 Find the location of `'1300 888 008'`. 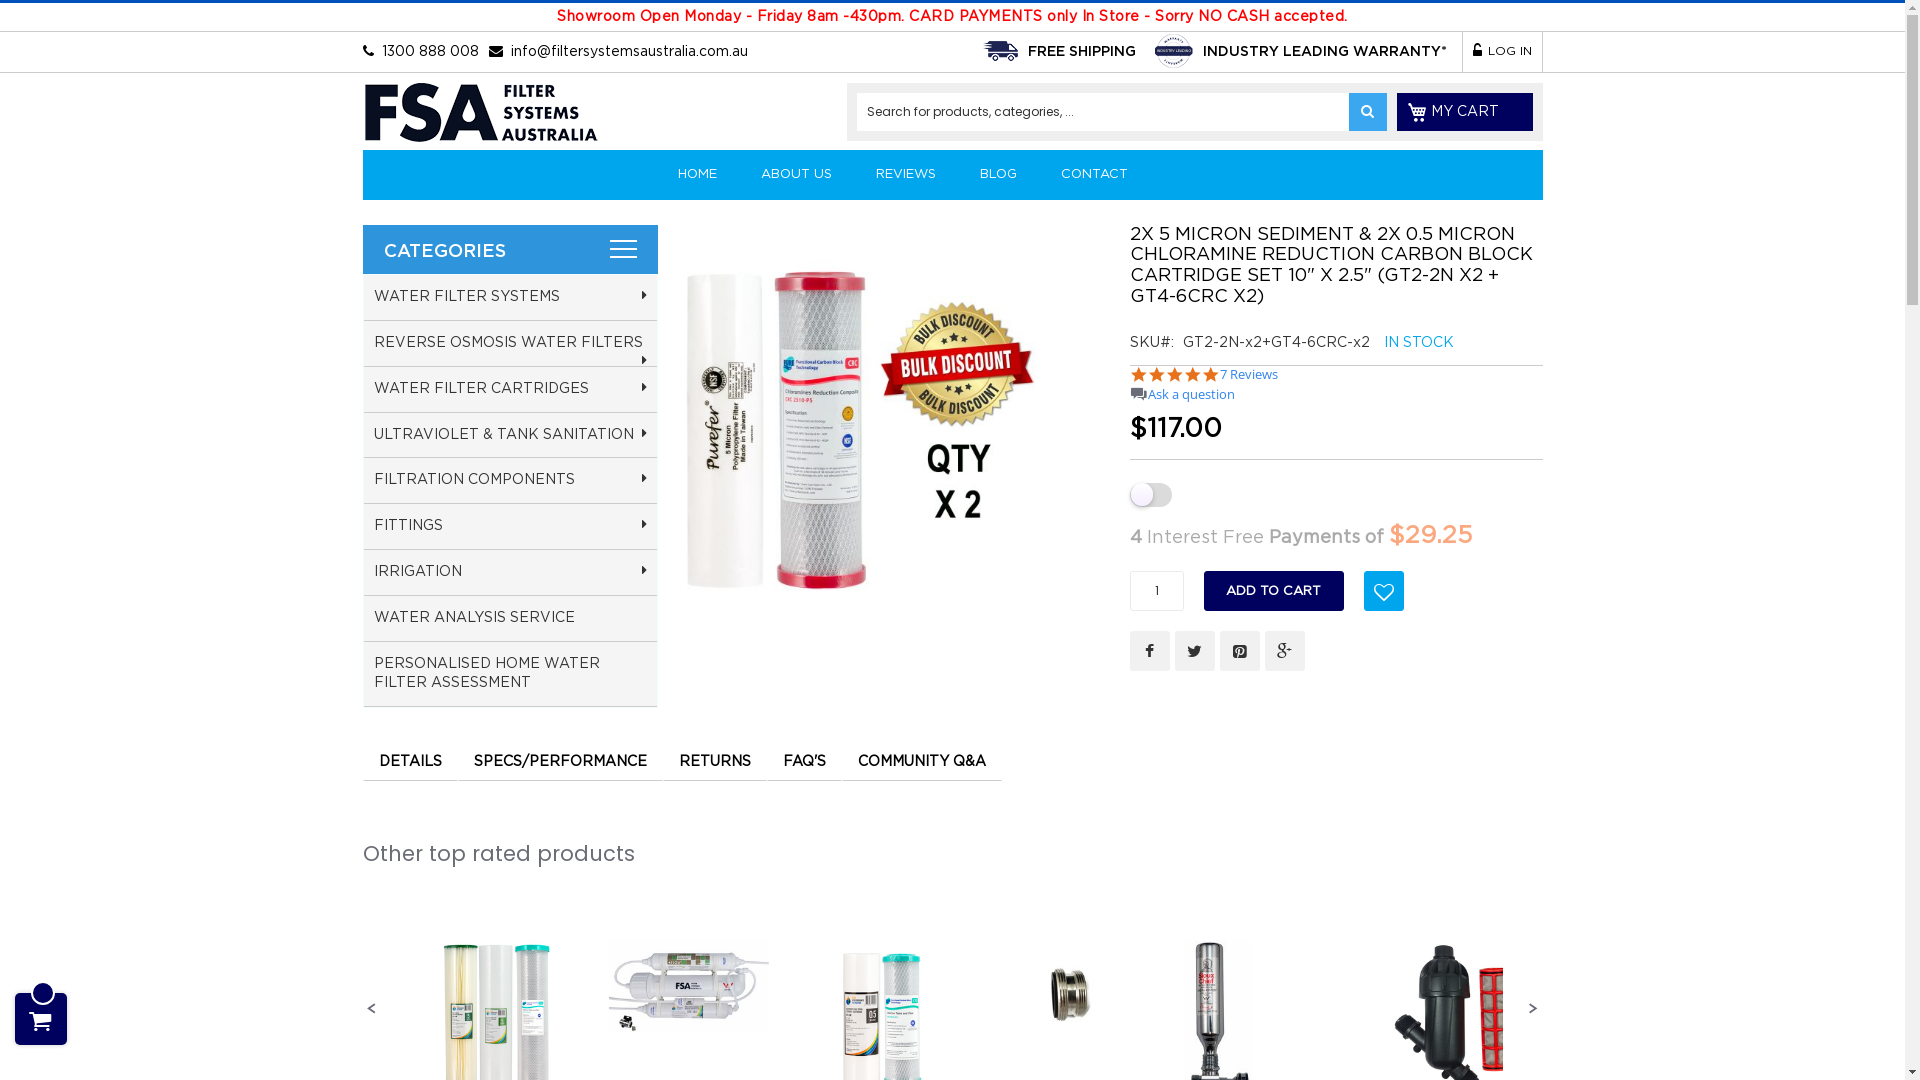

'1300 888 008' is located at coordinates (429, 50).